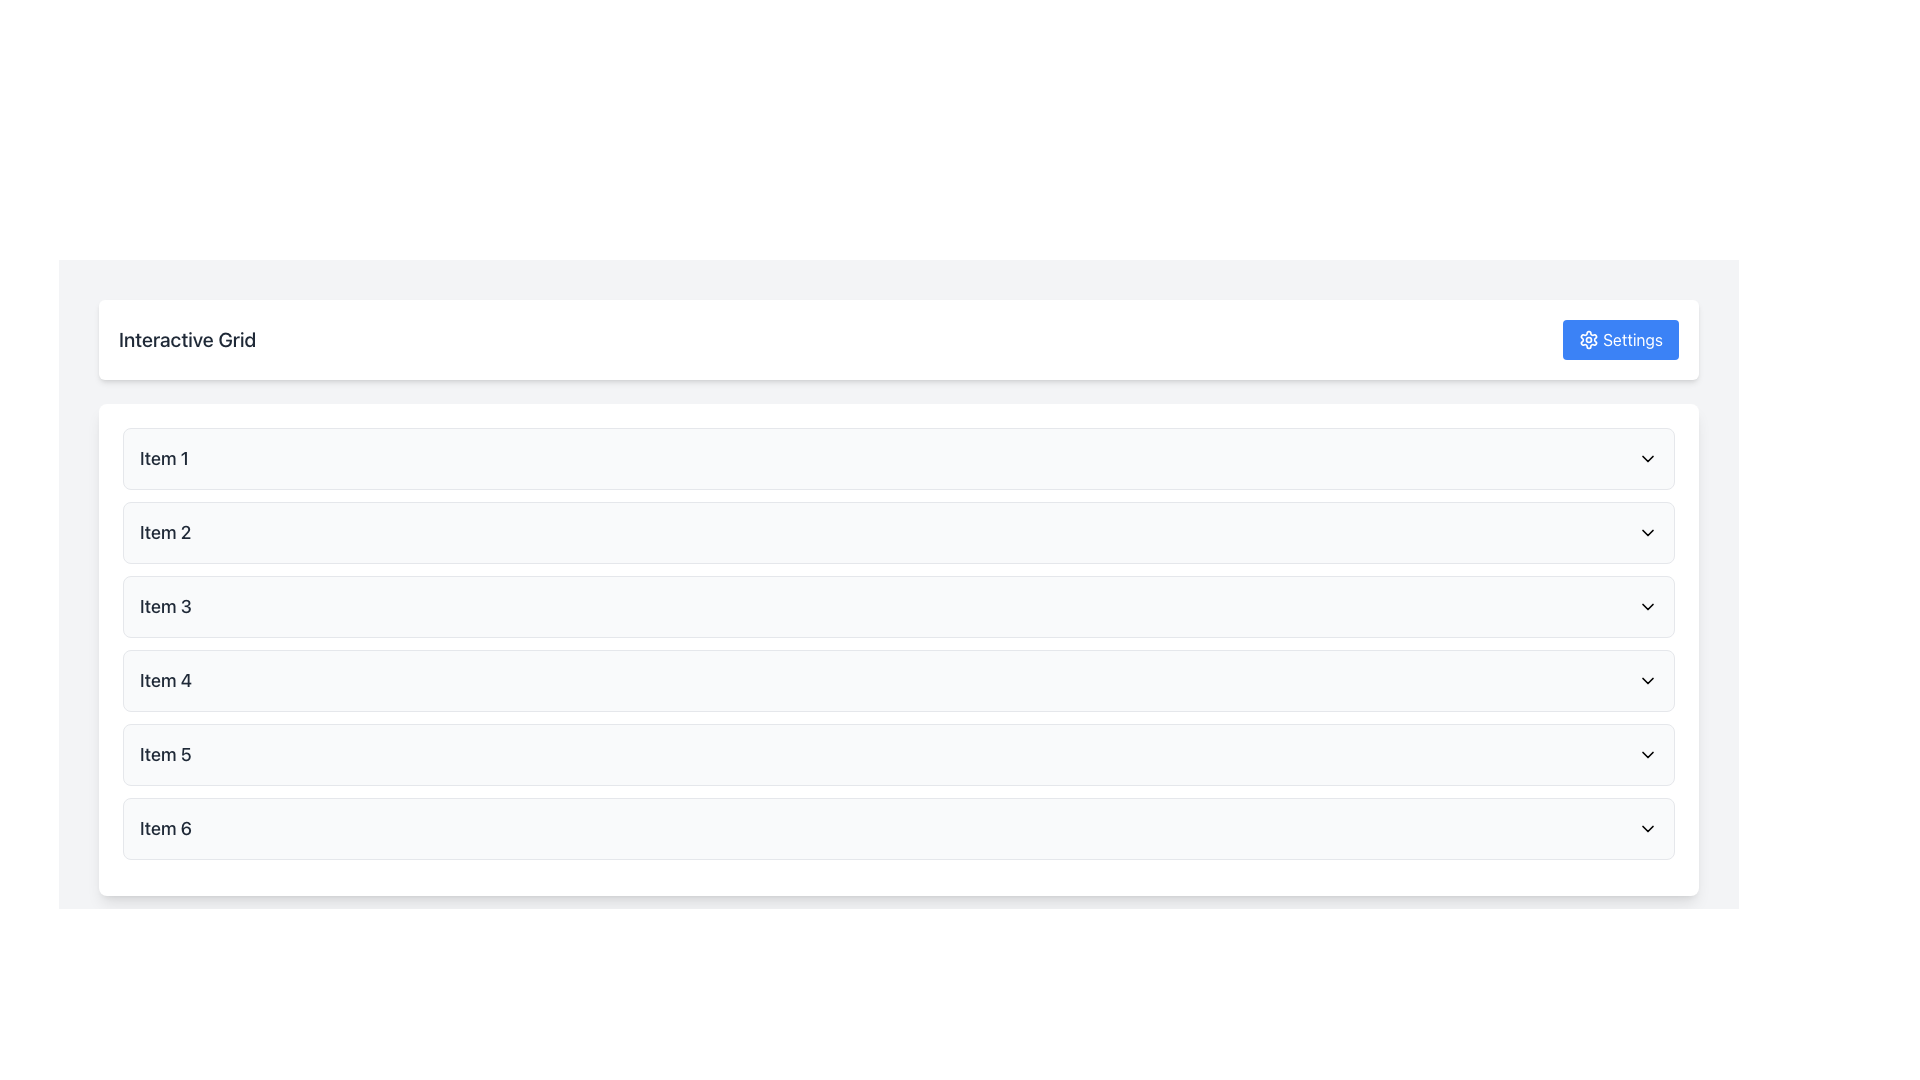 The image size is (1920, 1080). What do you see at coordinates (165, 755) in the screenshot?
I see `the 'Item 5' text label located` at bounding box center [165, 755].